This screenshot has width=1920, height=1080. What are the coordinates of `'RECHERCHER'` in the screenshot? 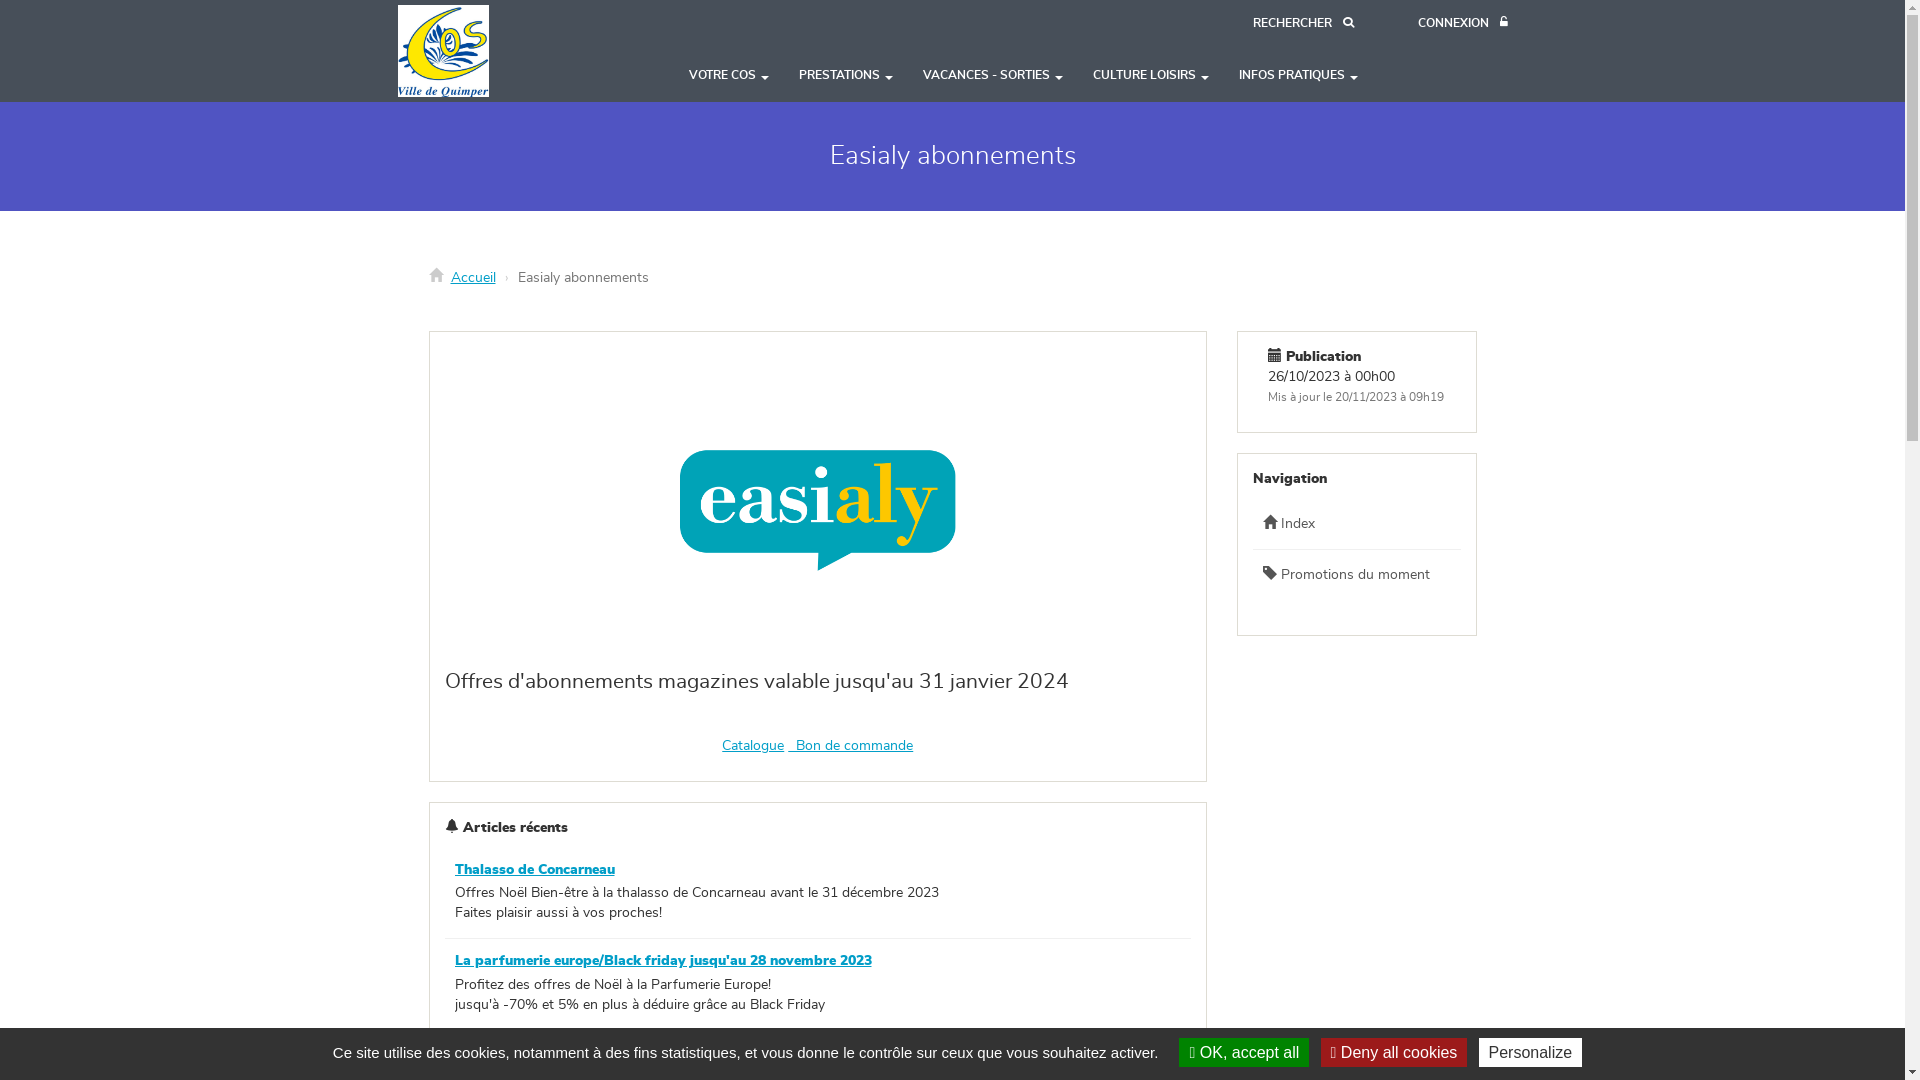 It's located at (1251, 23).